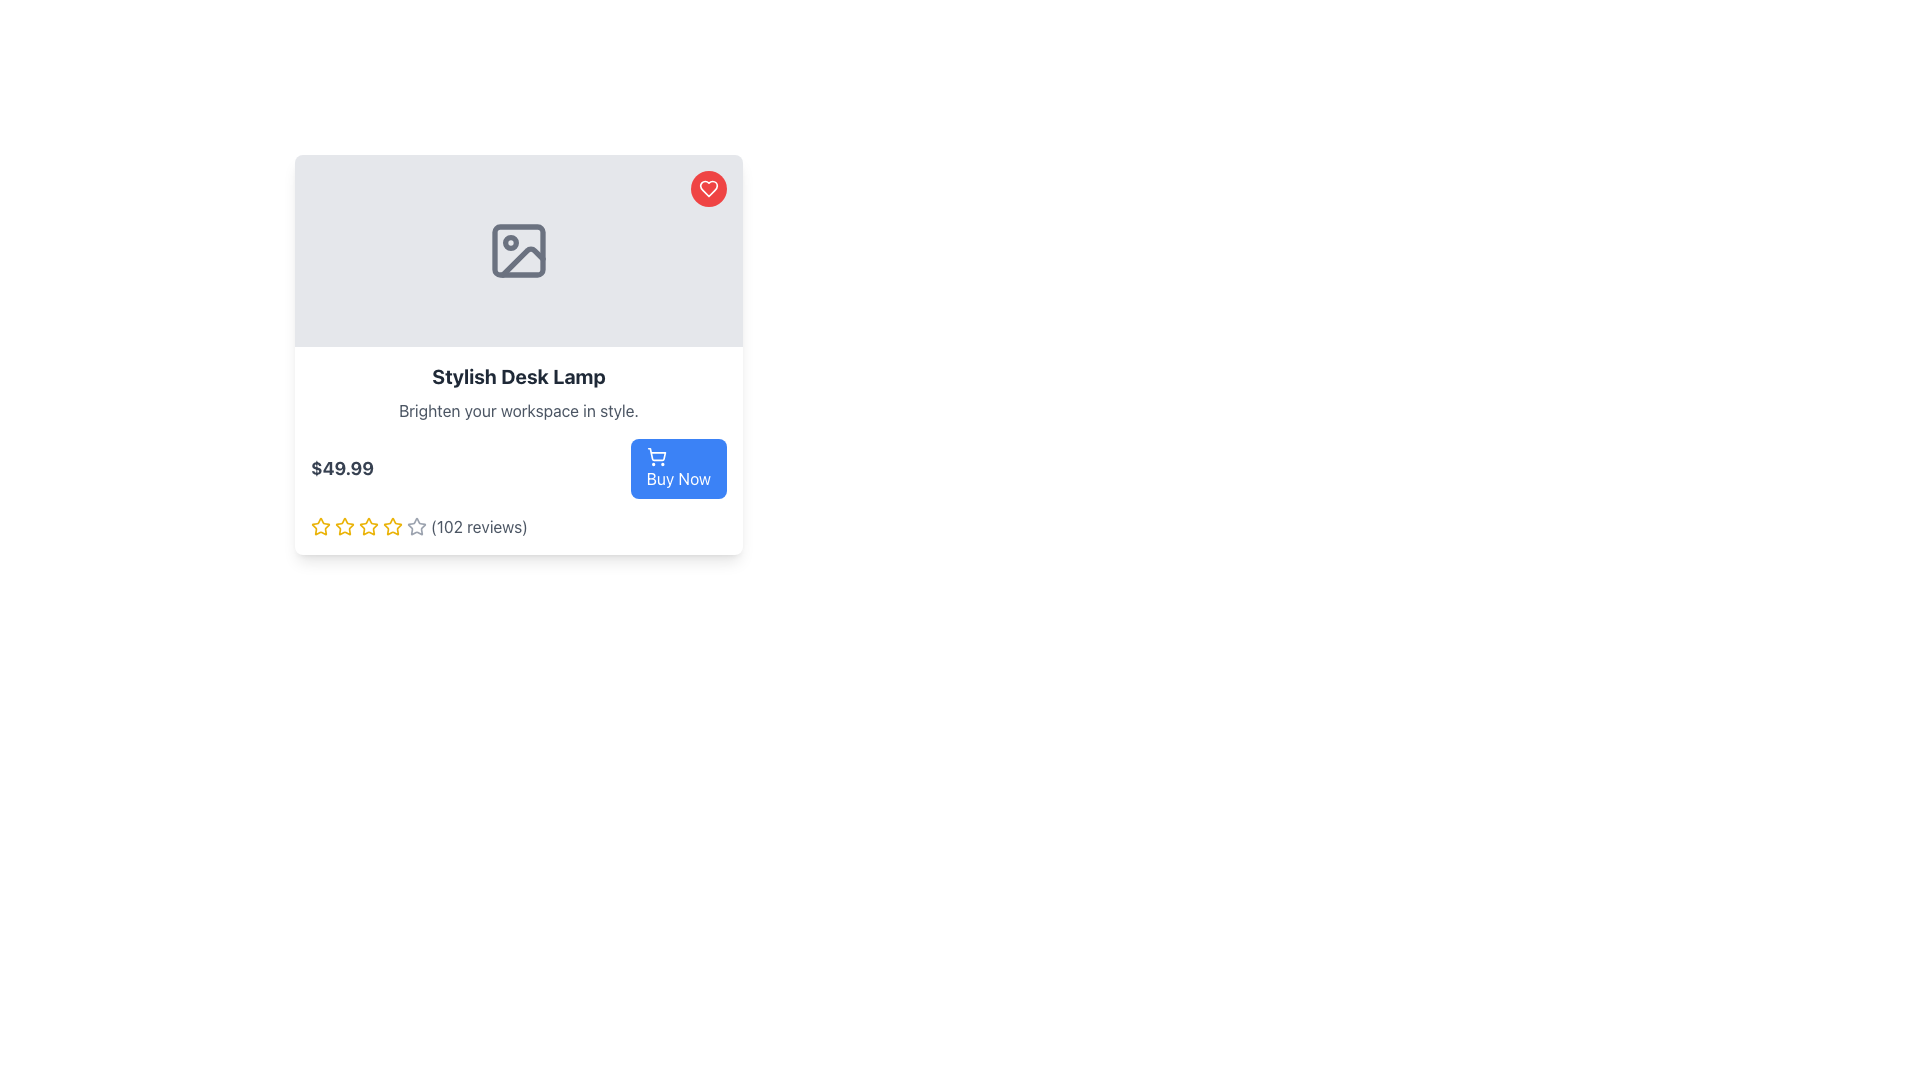 The height and width of the screenshot is (1080, 1920). What do you see at coordinates (416, 525) in the screenshot?
I see `fourth star icon in the 5-star rating system located in the bottom-left area of the product card interface` at bounding box center [416, 525].